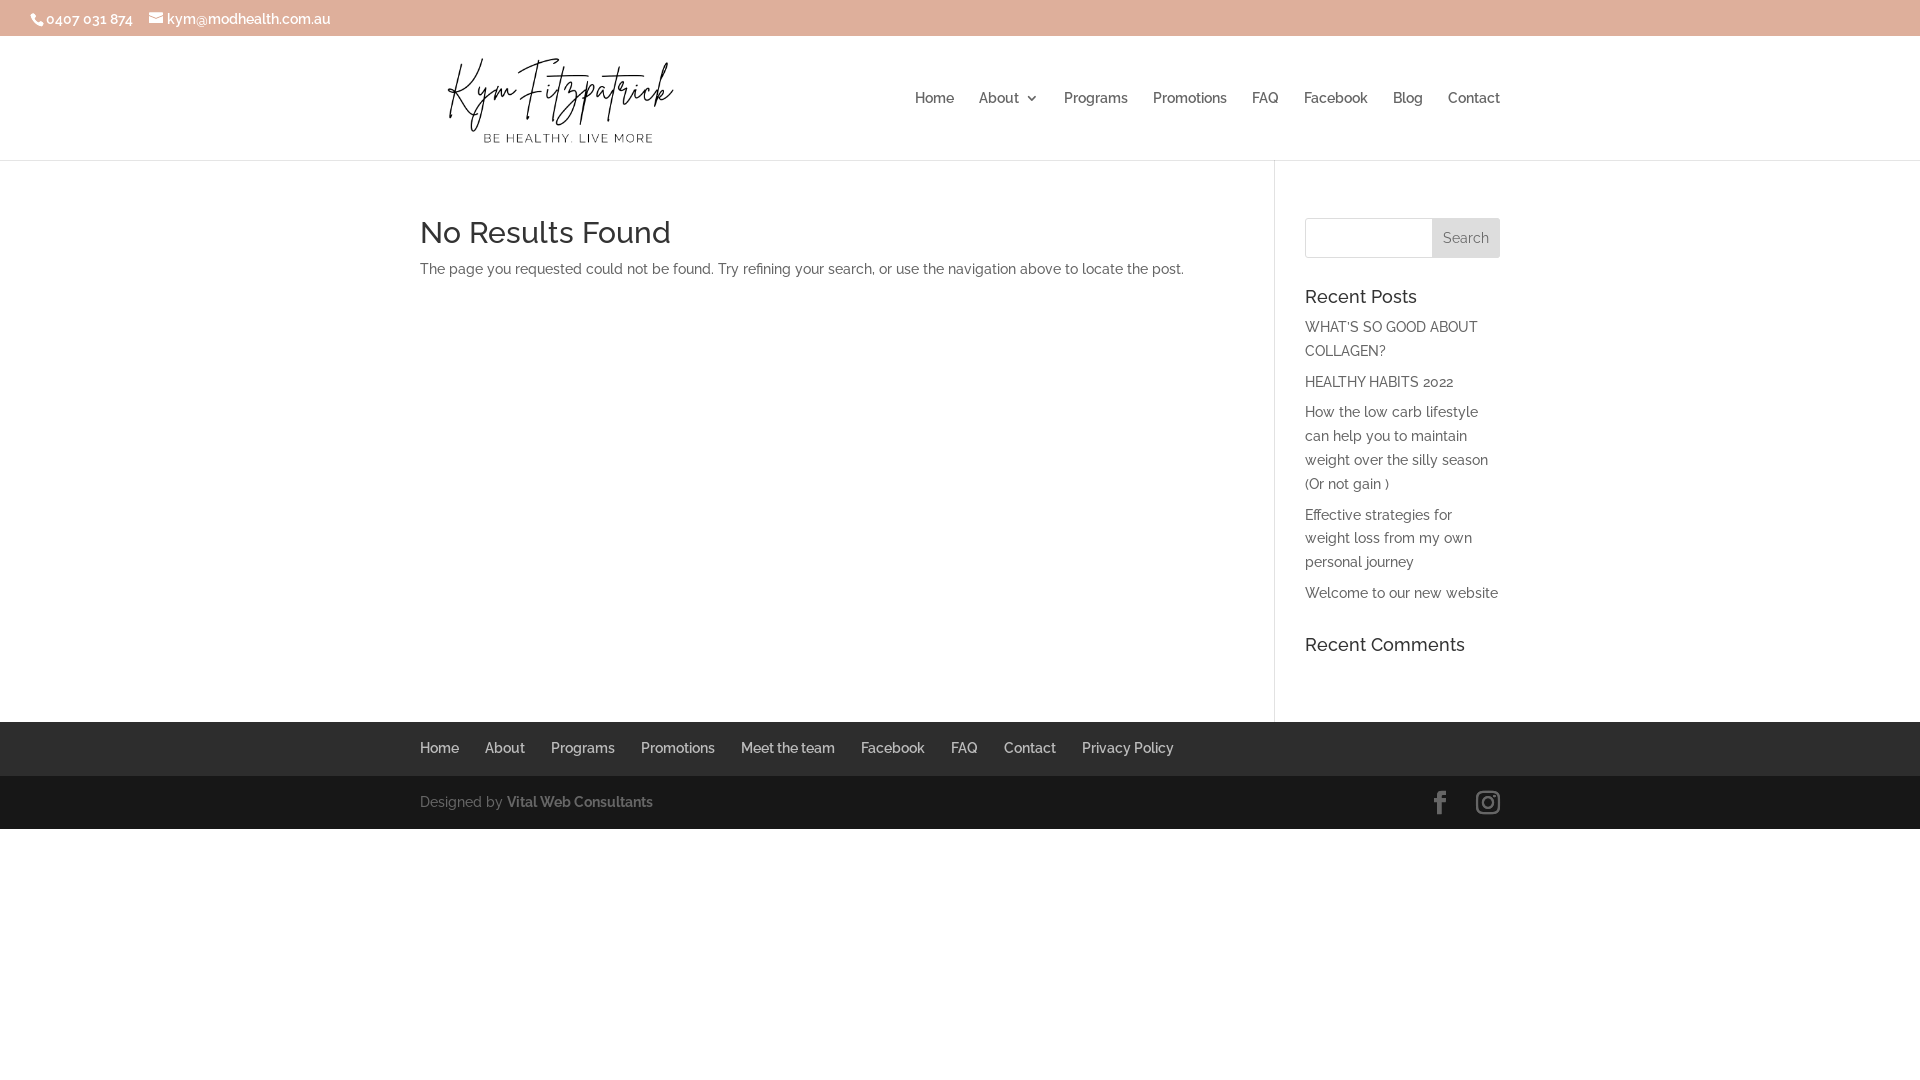  What do you see at coordinates (1030, 748) in the screenshot?
I see `'Contact'` at bounding box center [1030, 748].